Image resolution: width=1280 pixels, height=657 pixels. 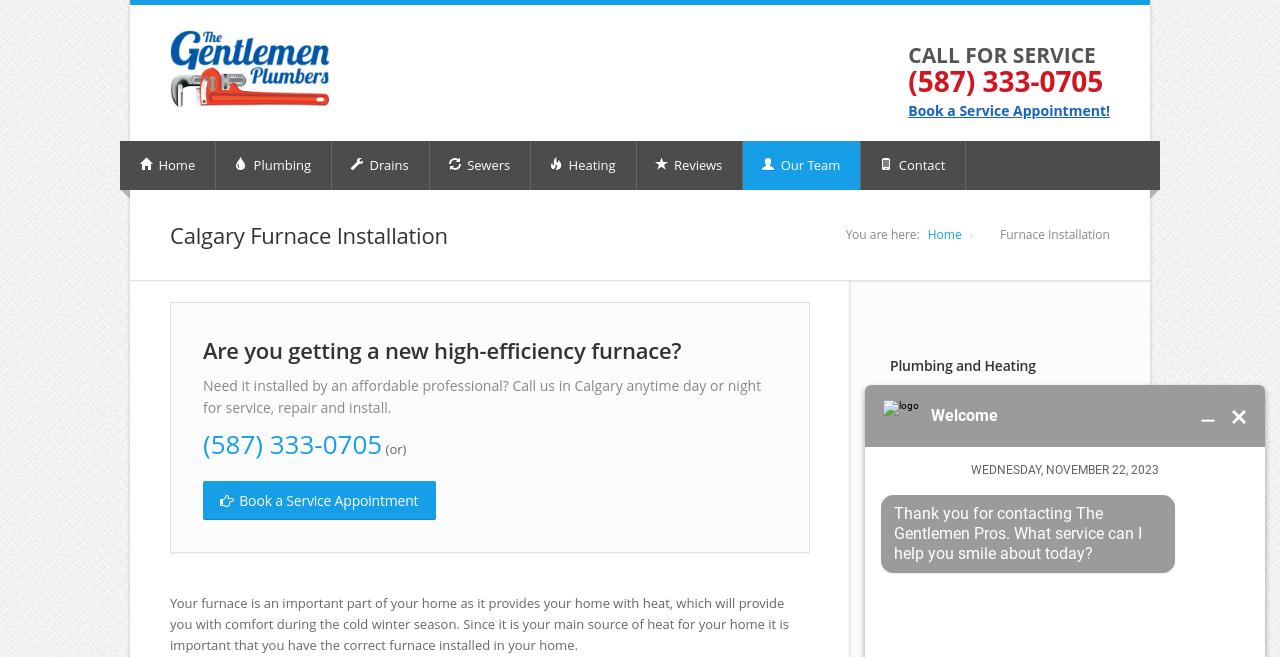 I want to click on 'Bad Odors', so click(x=901, y=537).